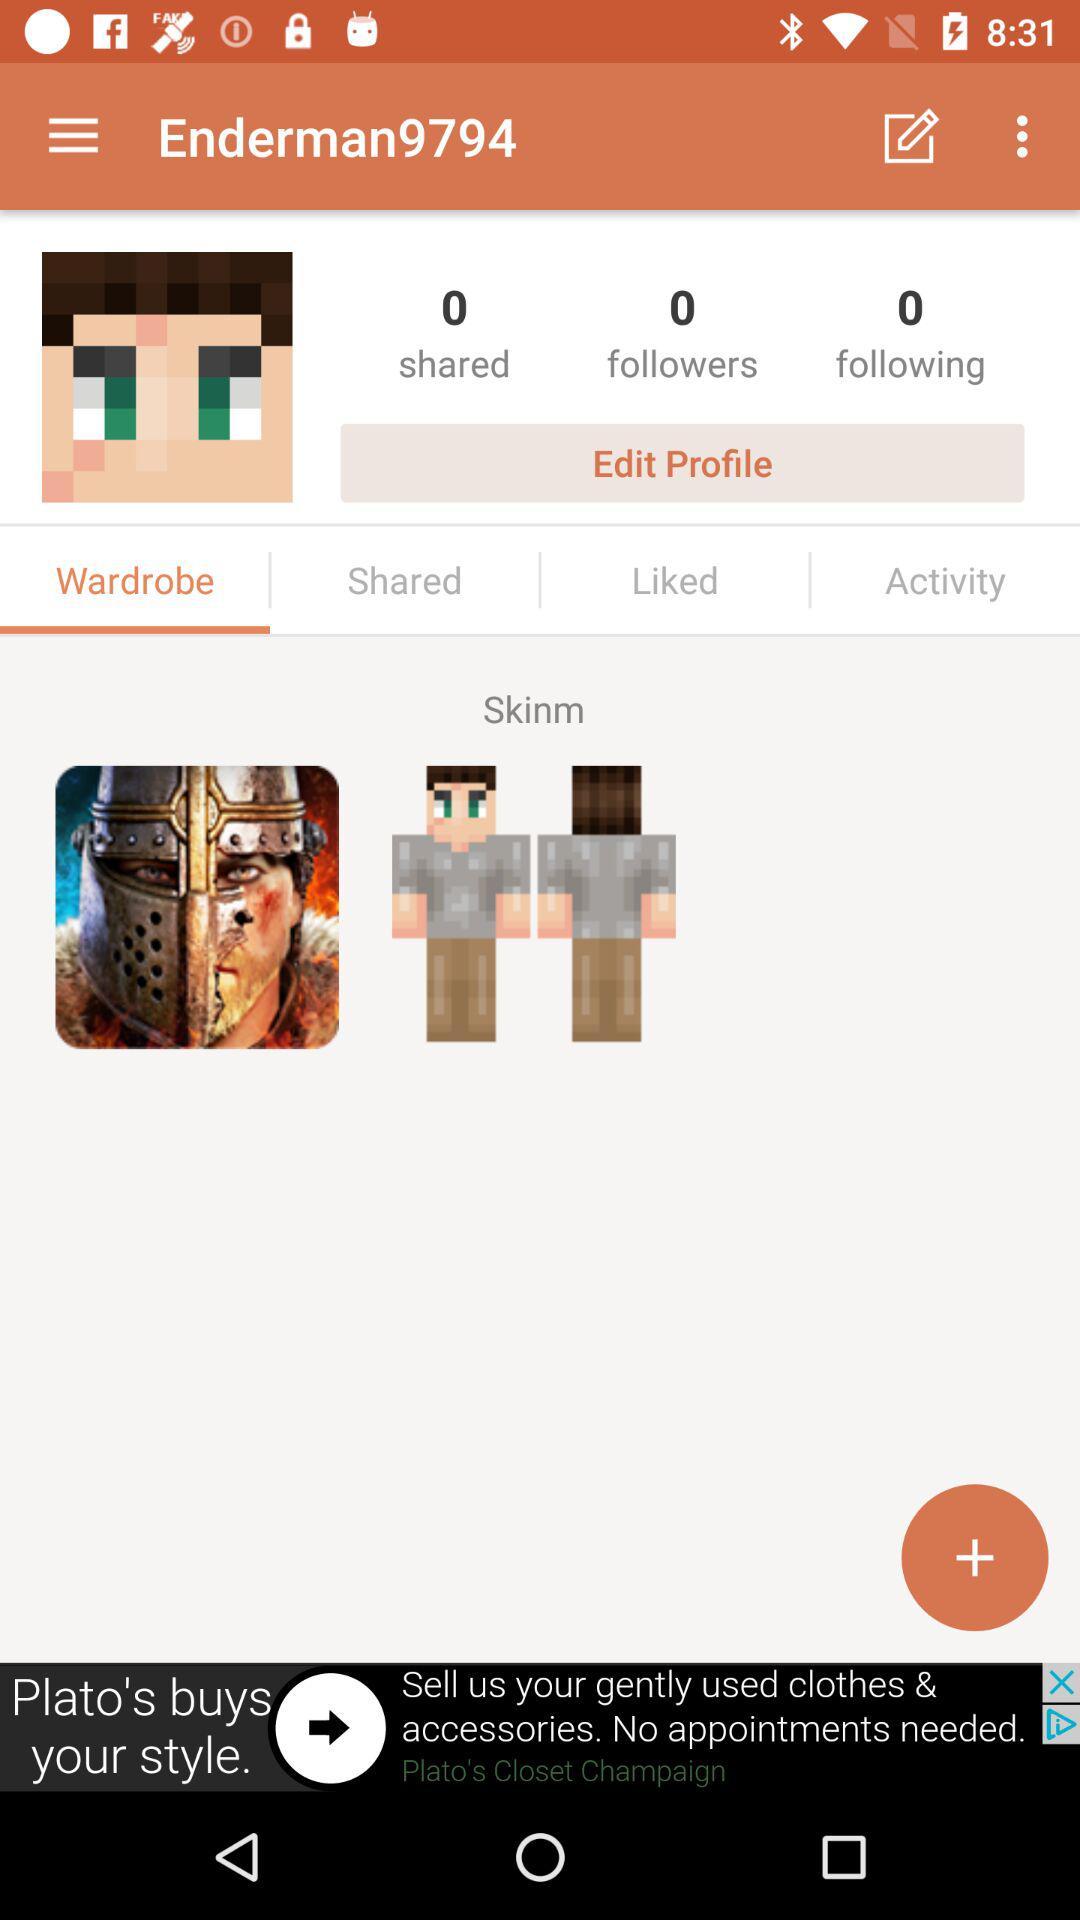  I want to click on the image below enderman, so click(166, 377).